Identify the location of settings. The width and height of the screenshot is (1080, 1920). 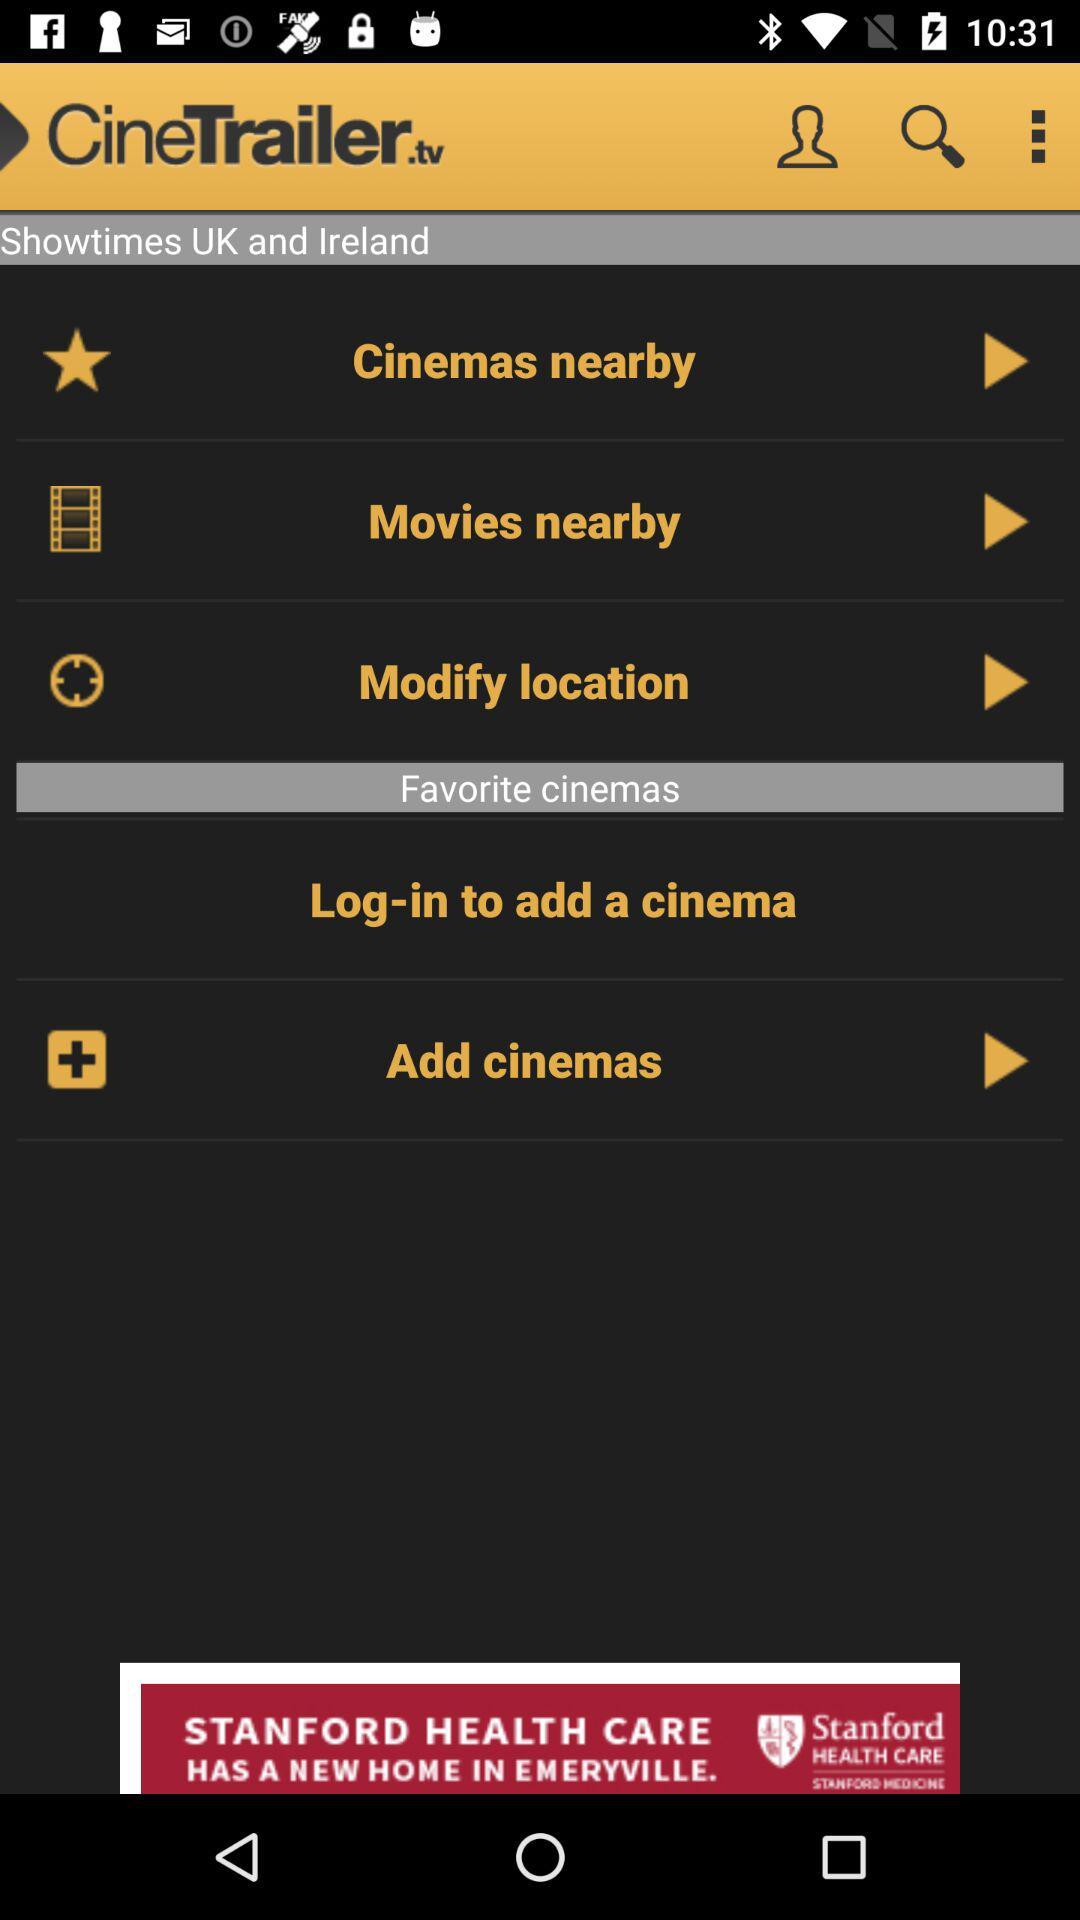
(1036, 135).